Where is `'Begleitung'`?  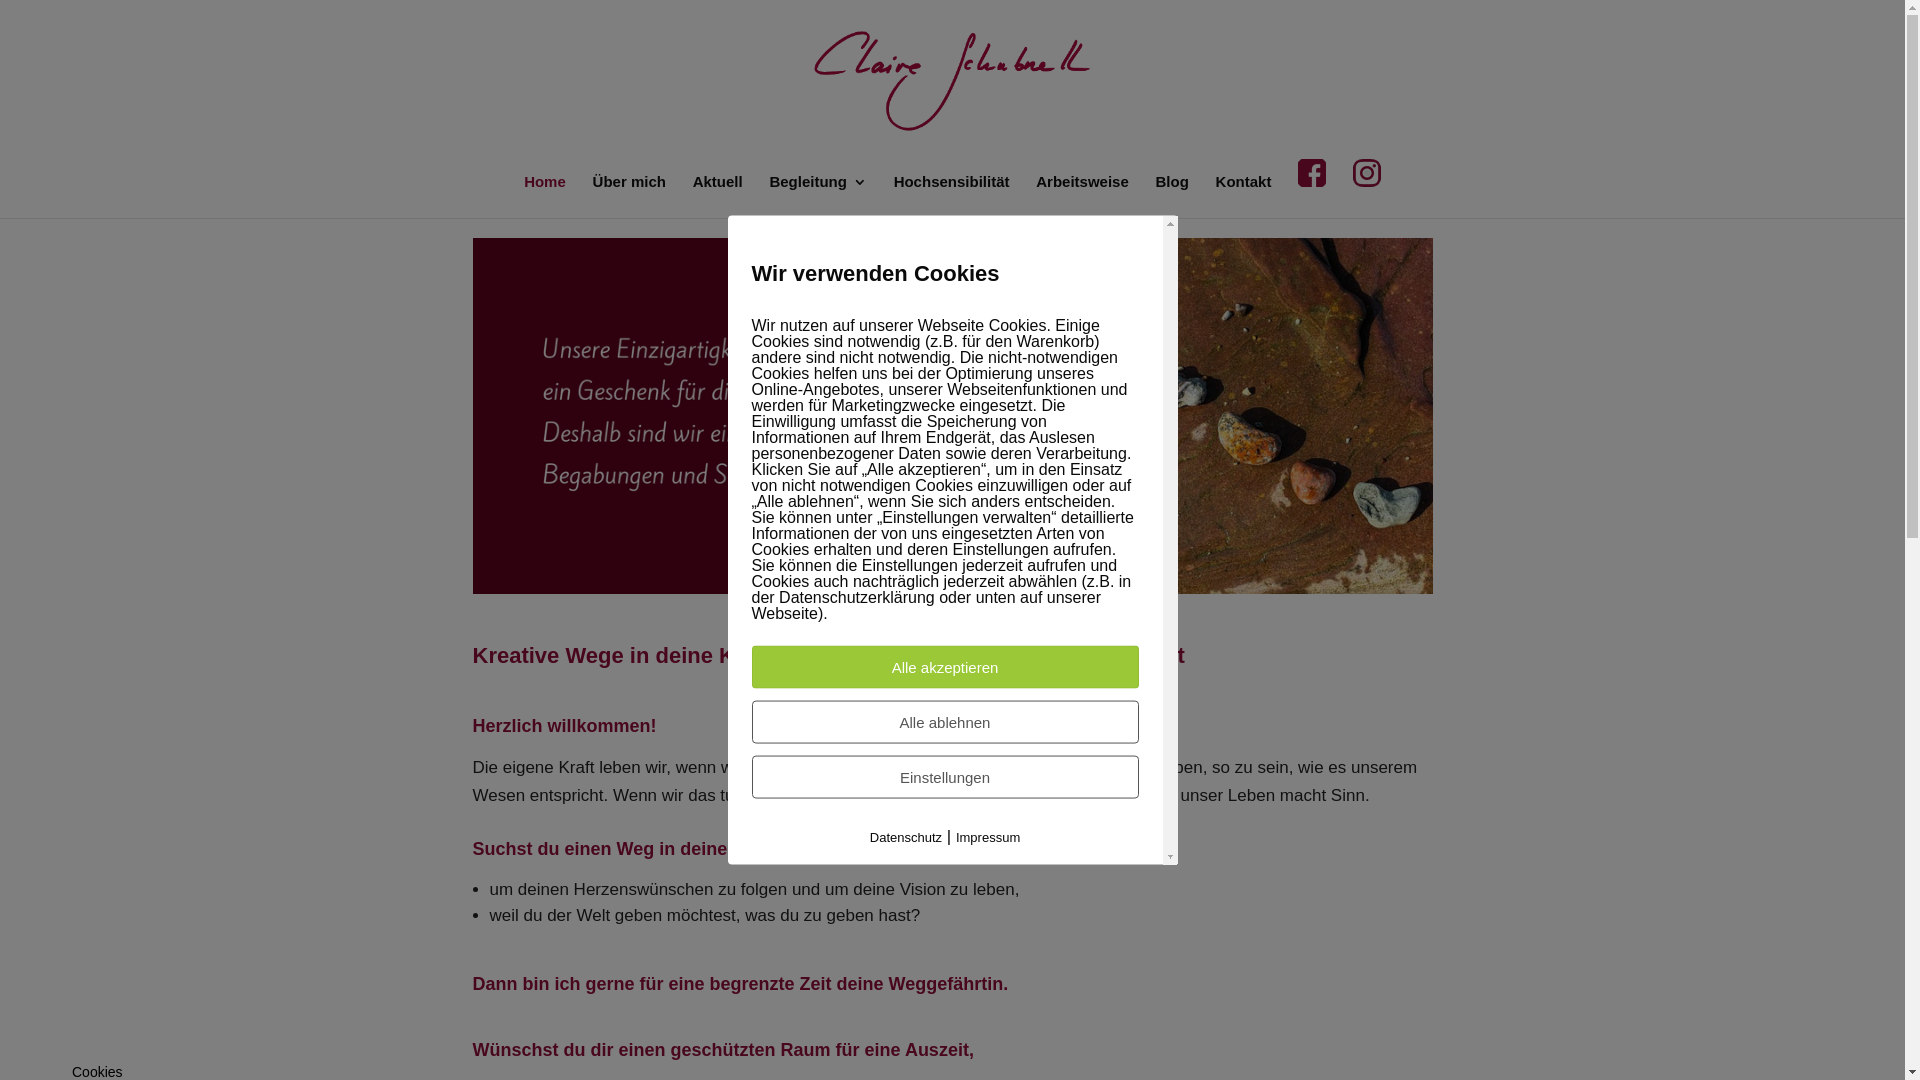
'Begleitung' is located at coordinates (817, 196).